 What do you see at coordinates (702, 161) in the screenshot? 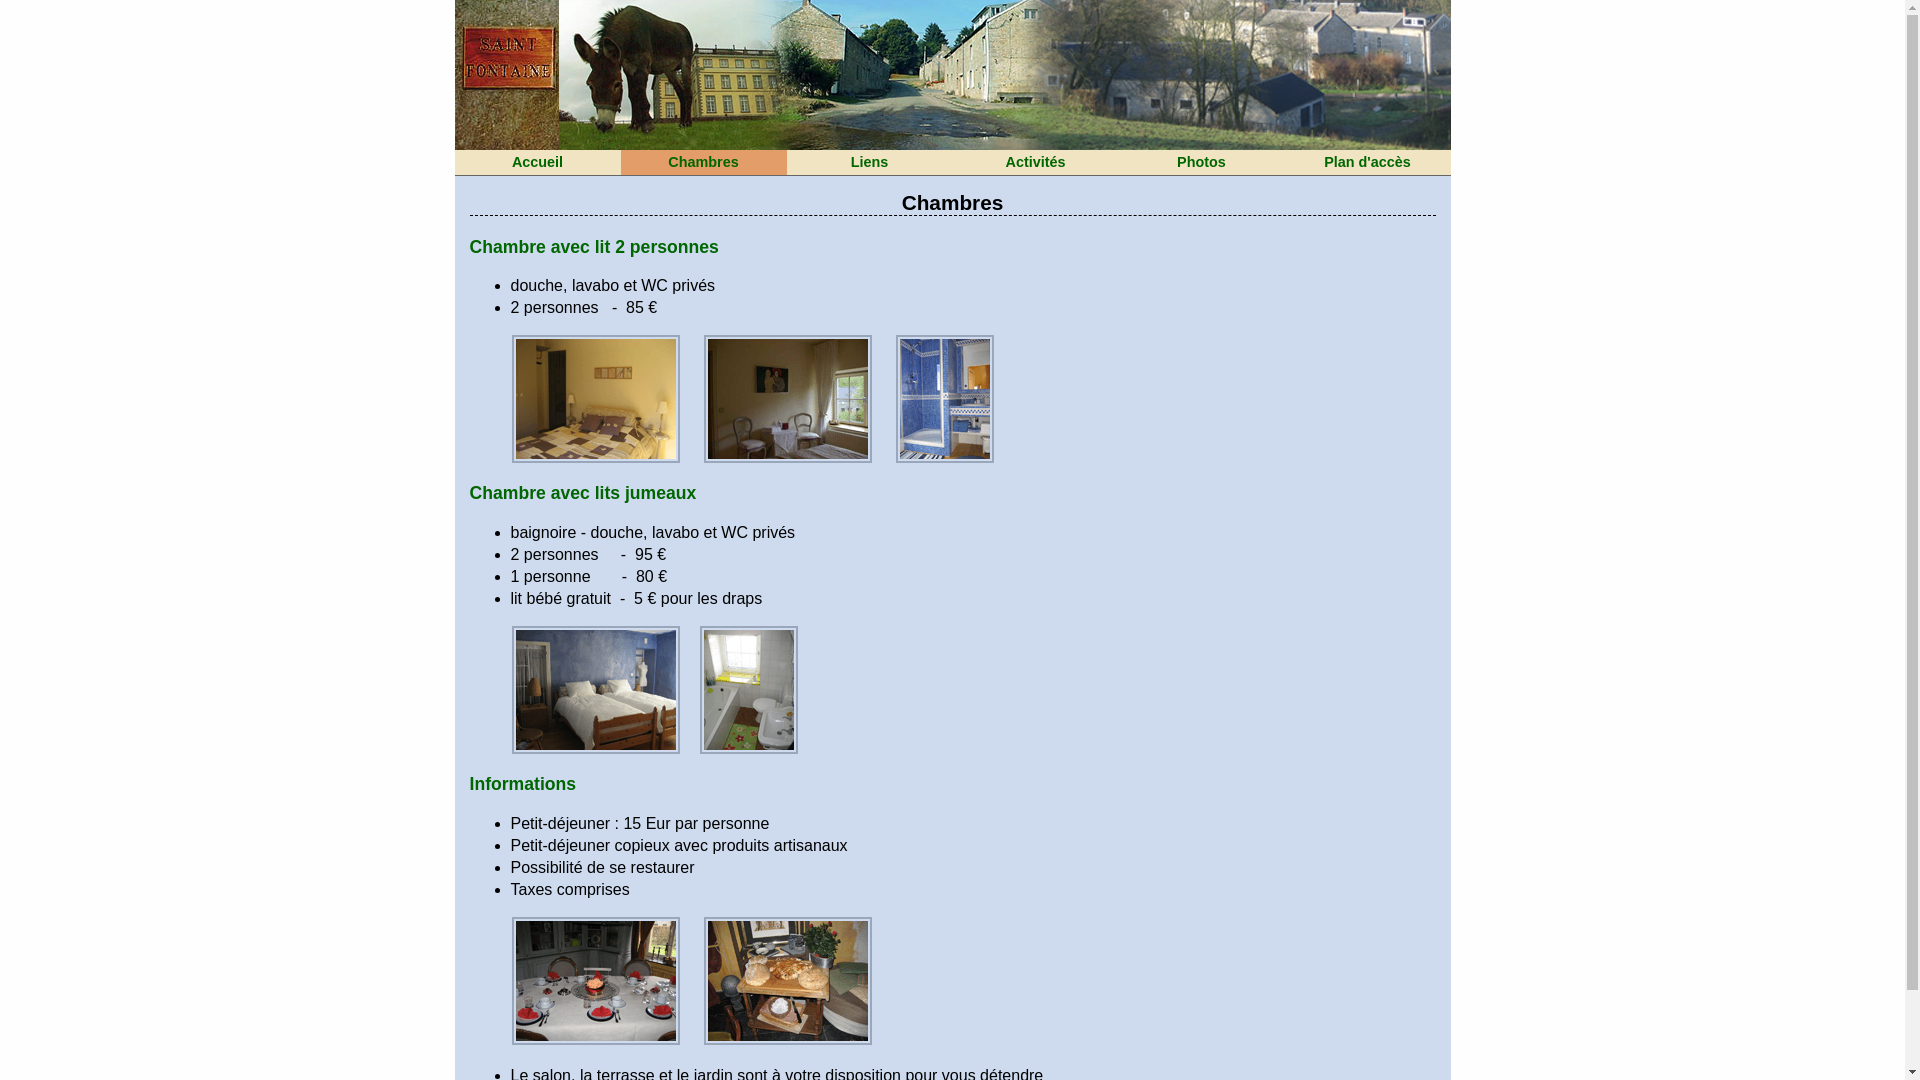
I see `'Chambres'` at bounding box center [702, 161].